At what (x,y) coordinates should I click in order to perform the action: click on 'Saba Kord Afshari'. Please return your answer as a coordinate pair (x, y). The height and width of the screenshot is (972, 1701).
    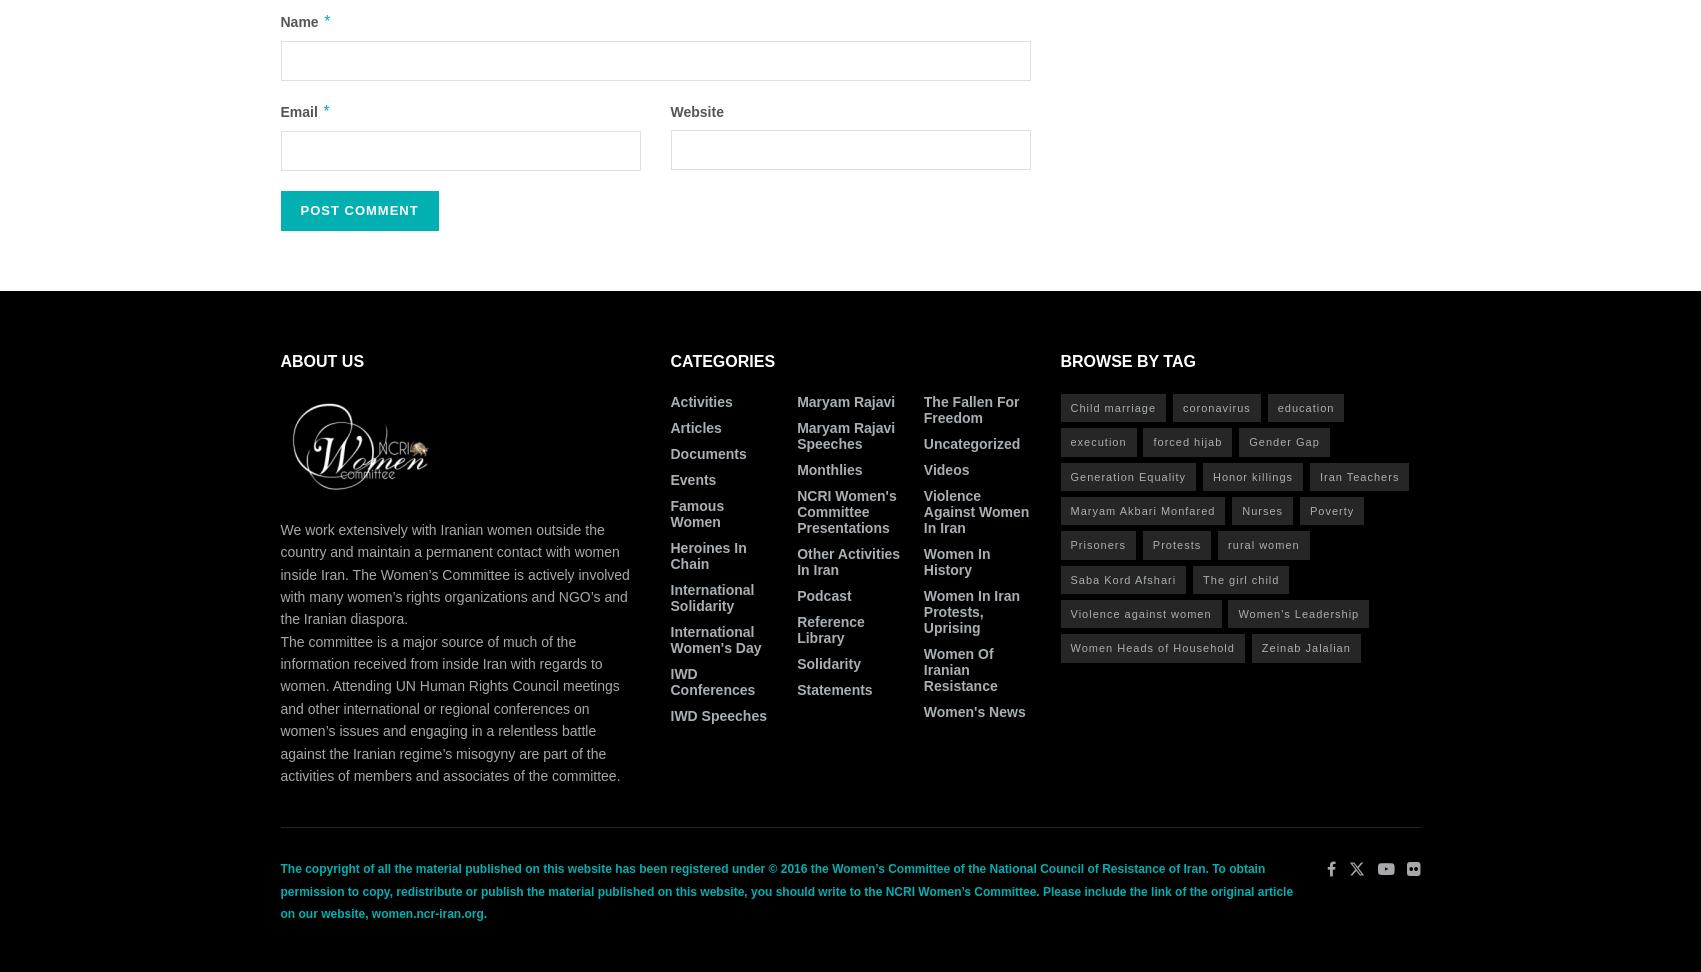
    Looking at the image, I should click on (1069, 578).